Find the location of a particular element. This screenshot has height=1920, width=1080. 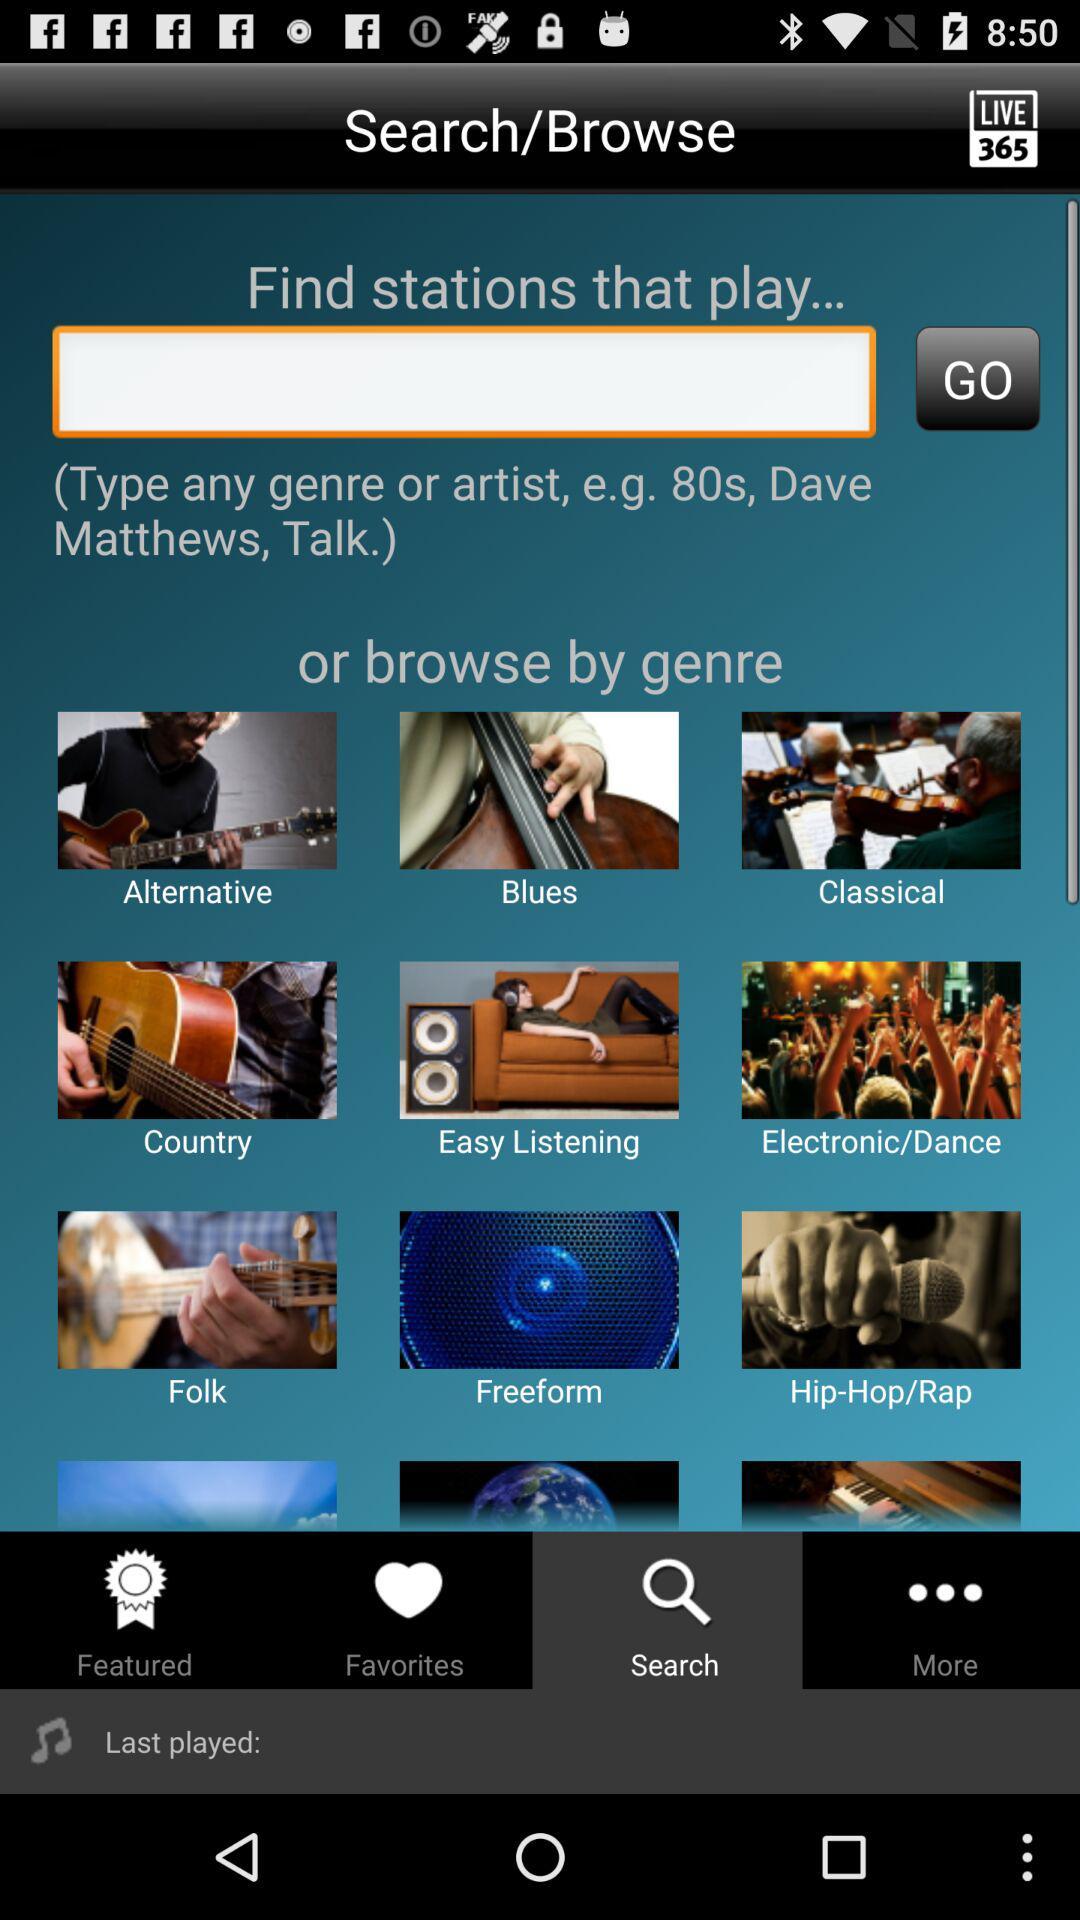

the image at the bottom right corner is located at coordinates (880, 1496).